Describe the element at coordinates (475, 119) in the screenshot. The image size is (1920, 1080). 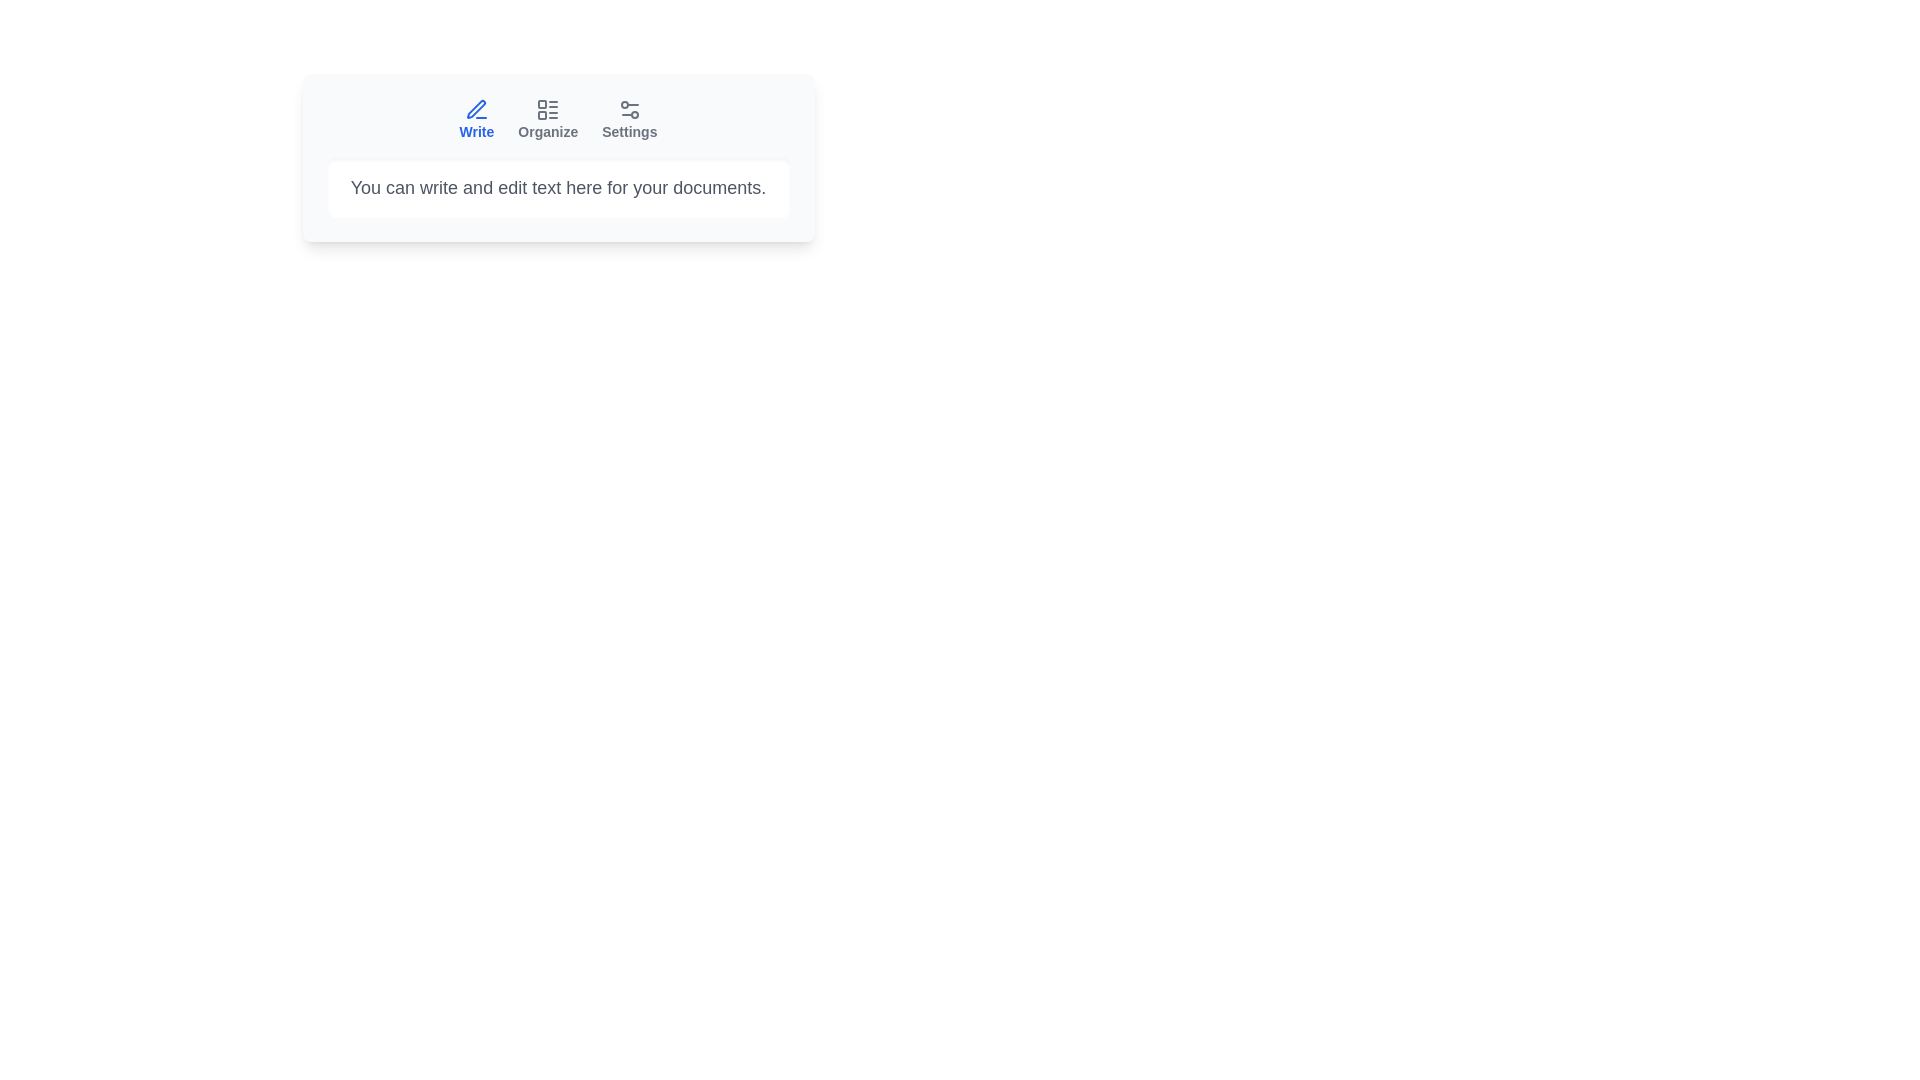
I see `the tab button labeled Write` at that location.